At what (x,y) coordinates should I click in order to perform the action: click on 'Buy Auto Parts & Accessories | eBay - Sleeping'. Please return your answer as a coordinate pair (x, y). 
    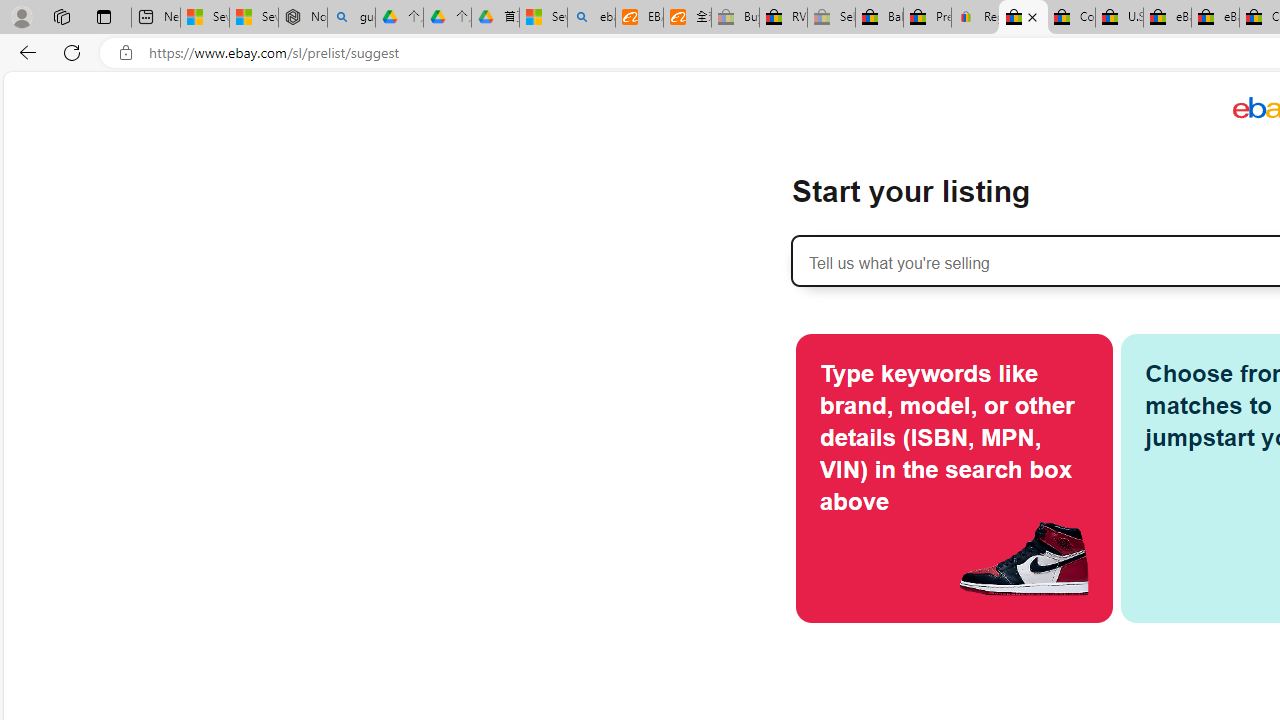
    Looking at the image, I should click on (734, 17).